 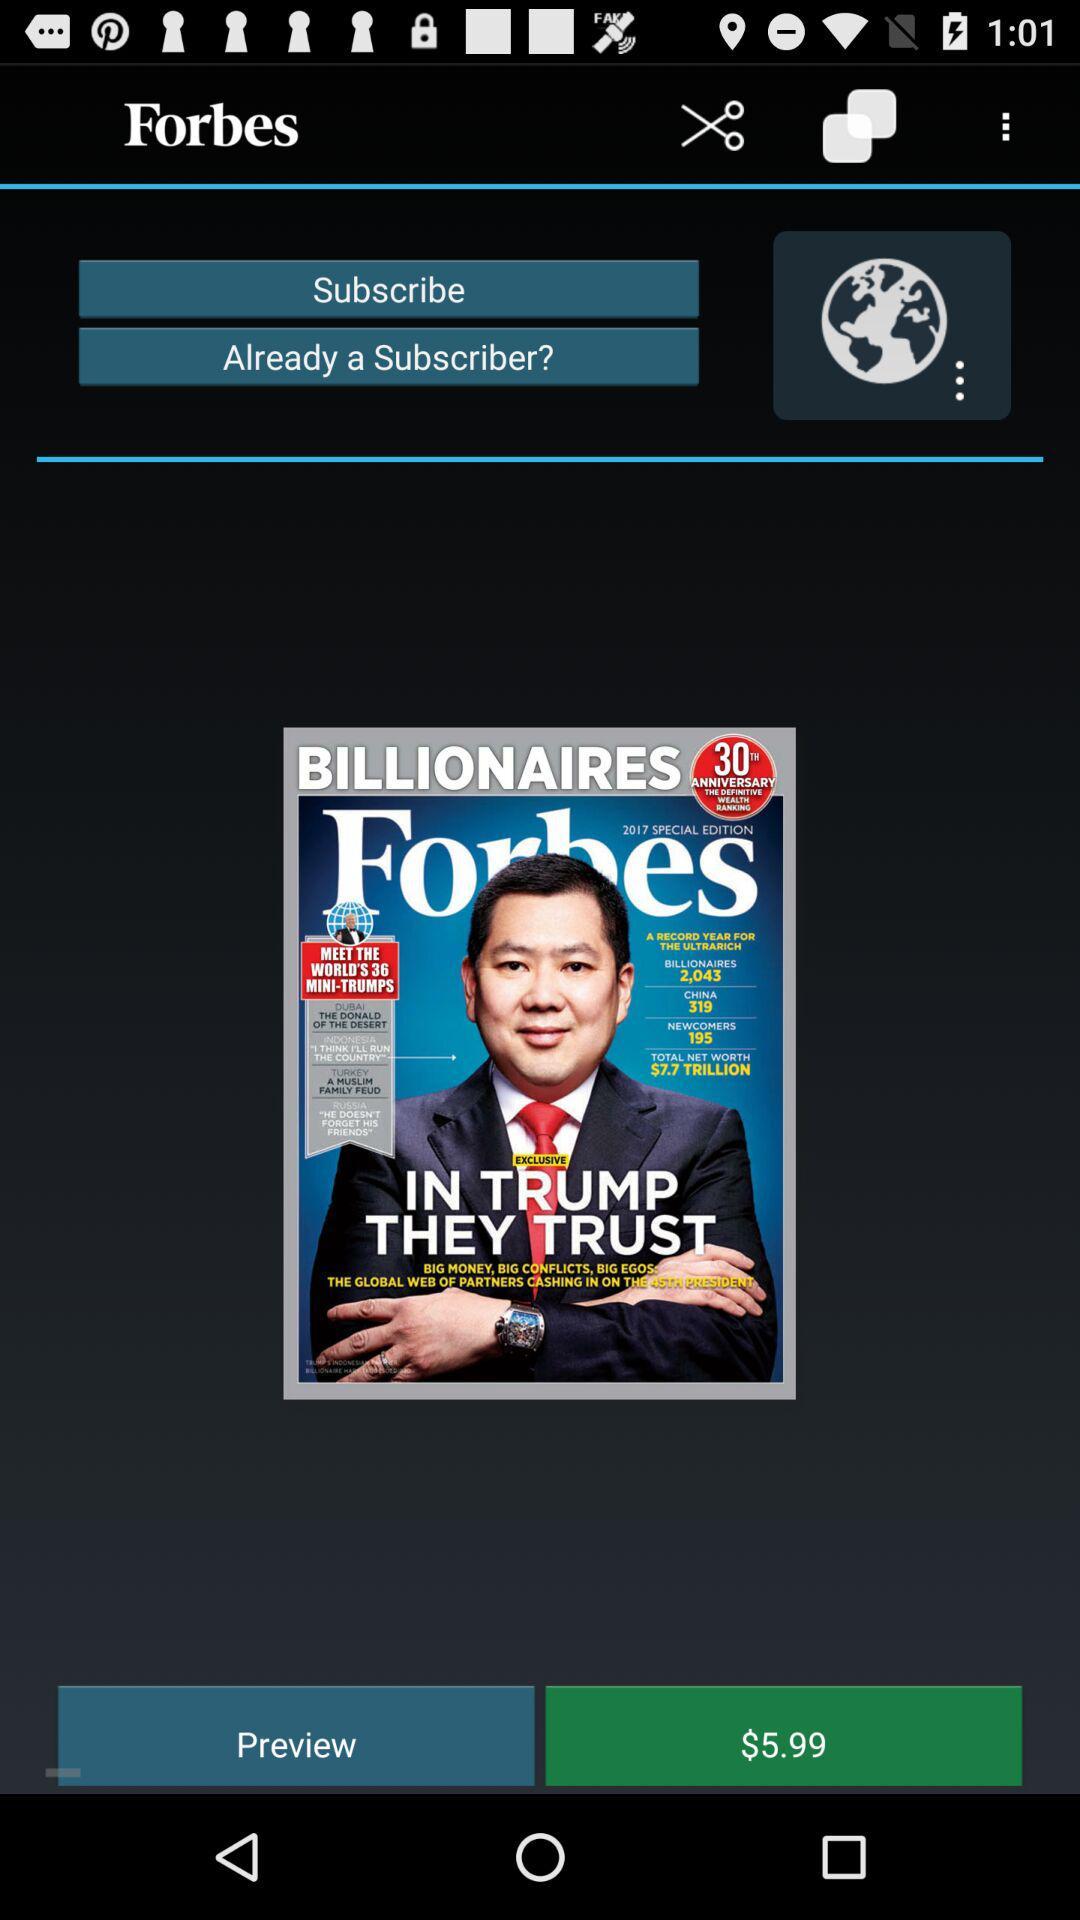 What do you see at coordinates (1006, 124) in the screenshot?
I see `settings menu` at bounding box center [1006, 124].